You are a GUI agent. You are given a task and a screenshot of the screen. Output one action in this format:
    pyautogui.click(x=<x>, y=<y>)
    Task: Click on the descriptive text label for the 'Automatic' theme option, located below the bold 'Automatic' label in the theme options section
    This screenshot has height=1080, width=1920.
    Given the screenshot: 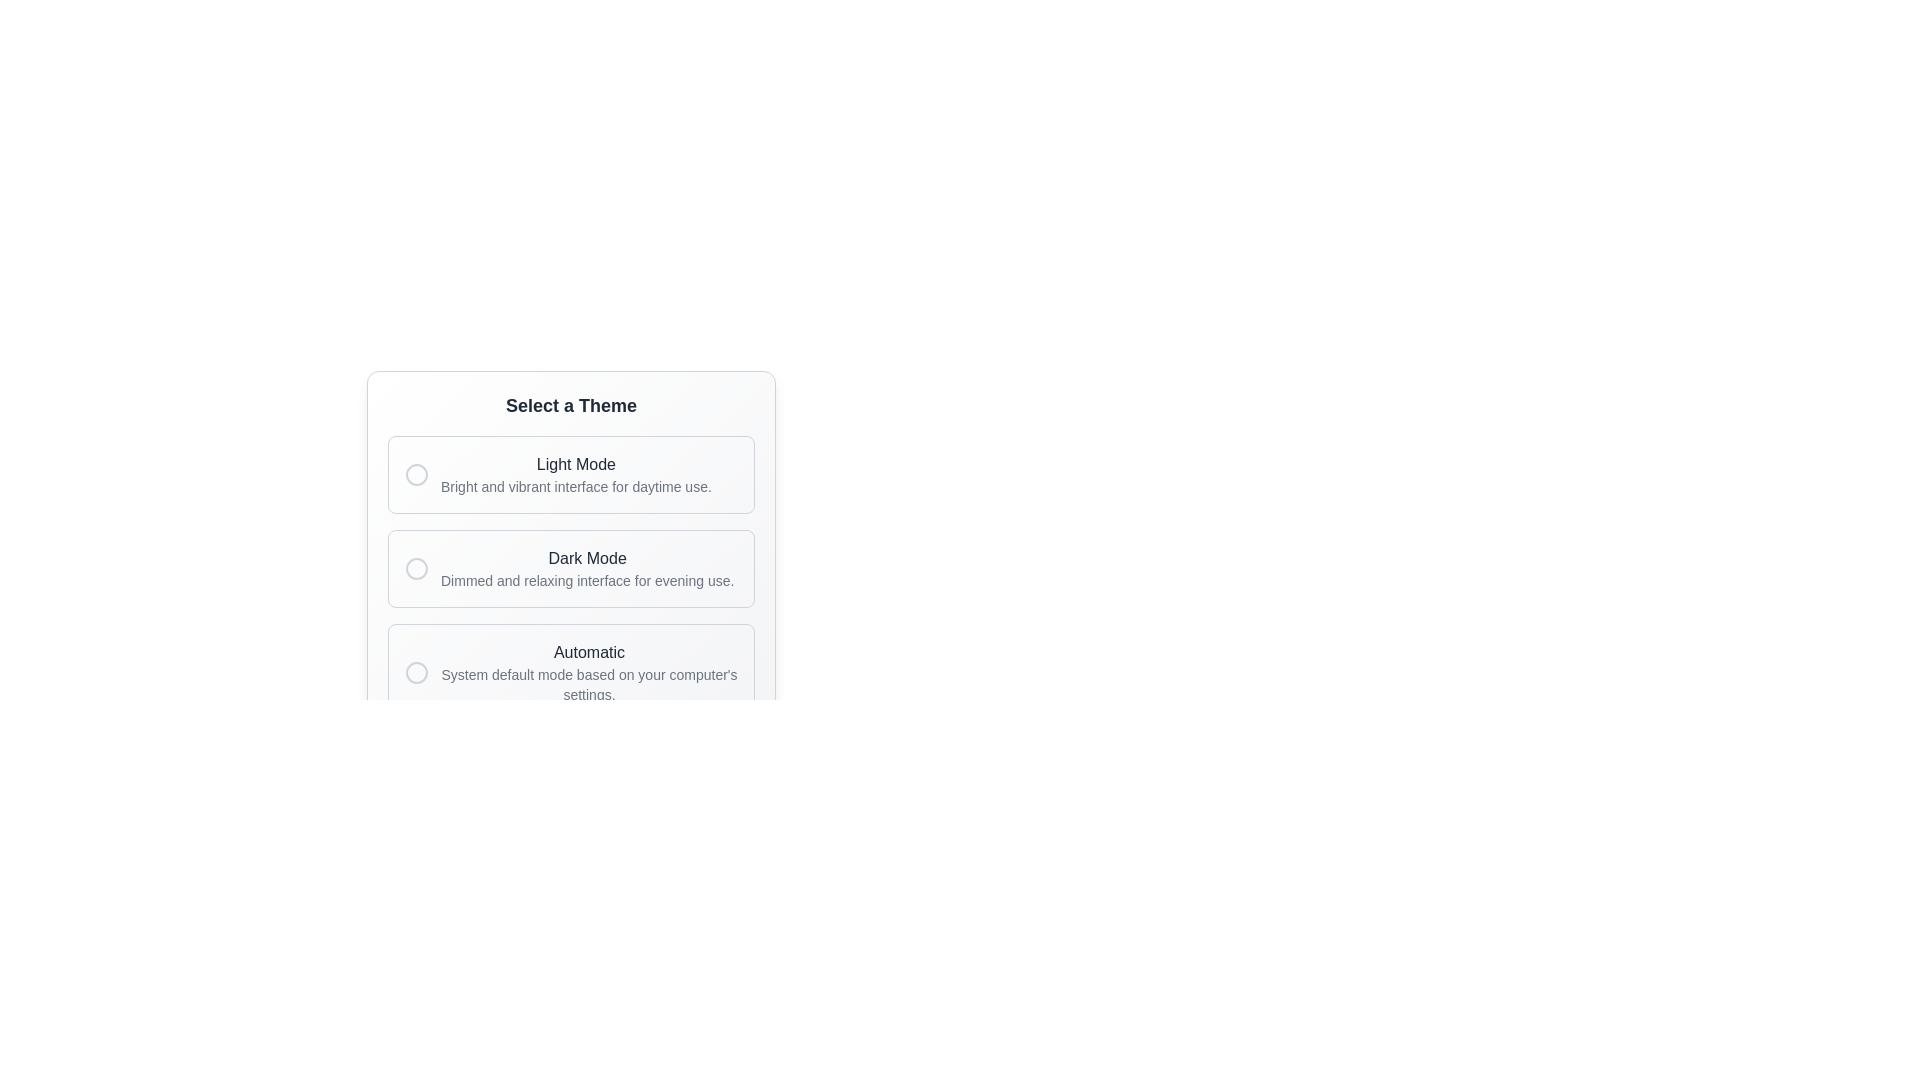 What is the action you would take?
    pyautogui.click(x=588, y=684)
    